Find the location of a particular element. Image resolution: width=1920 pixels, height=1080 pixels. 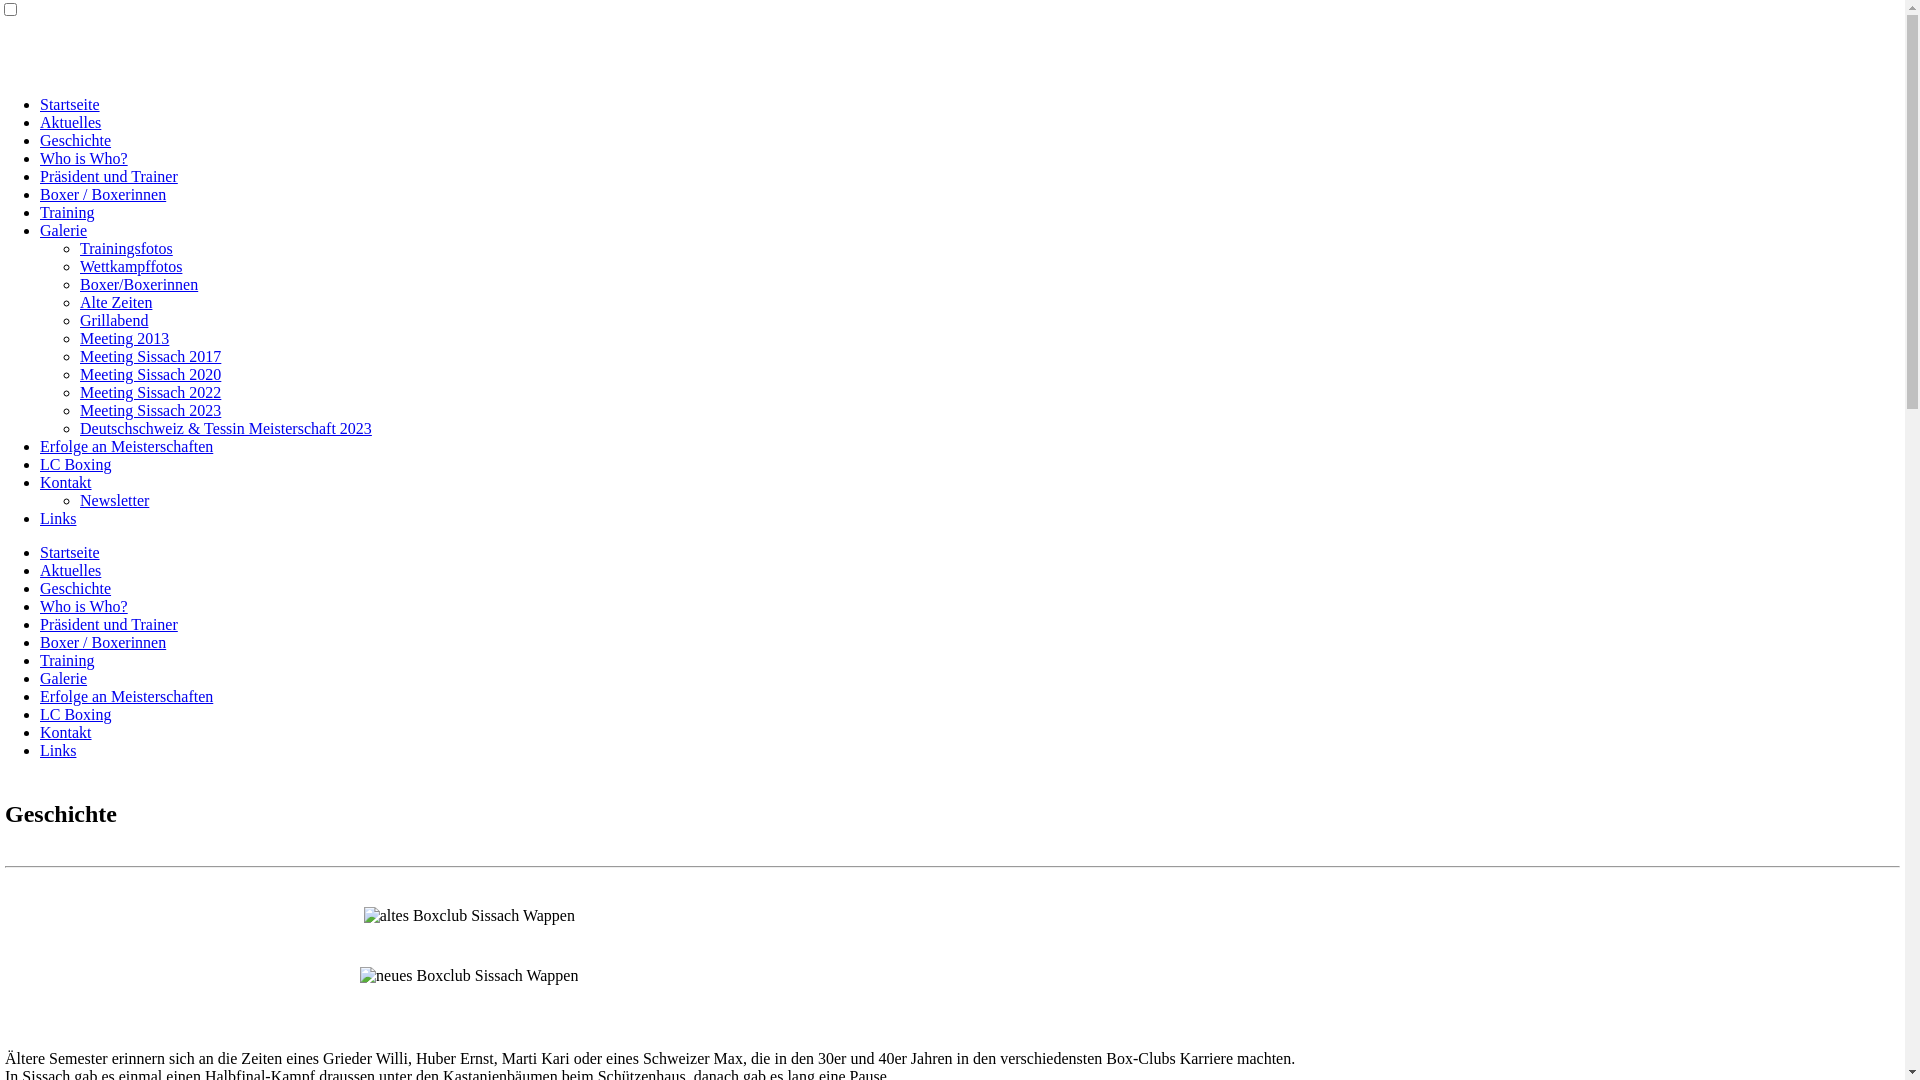

'Kontakt' is located at coordinates (39, 732).